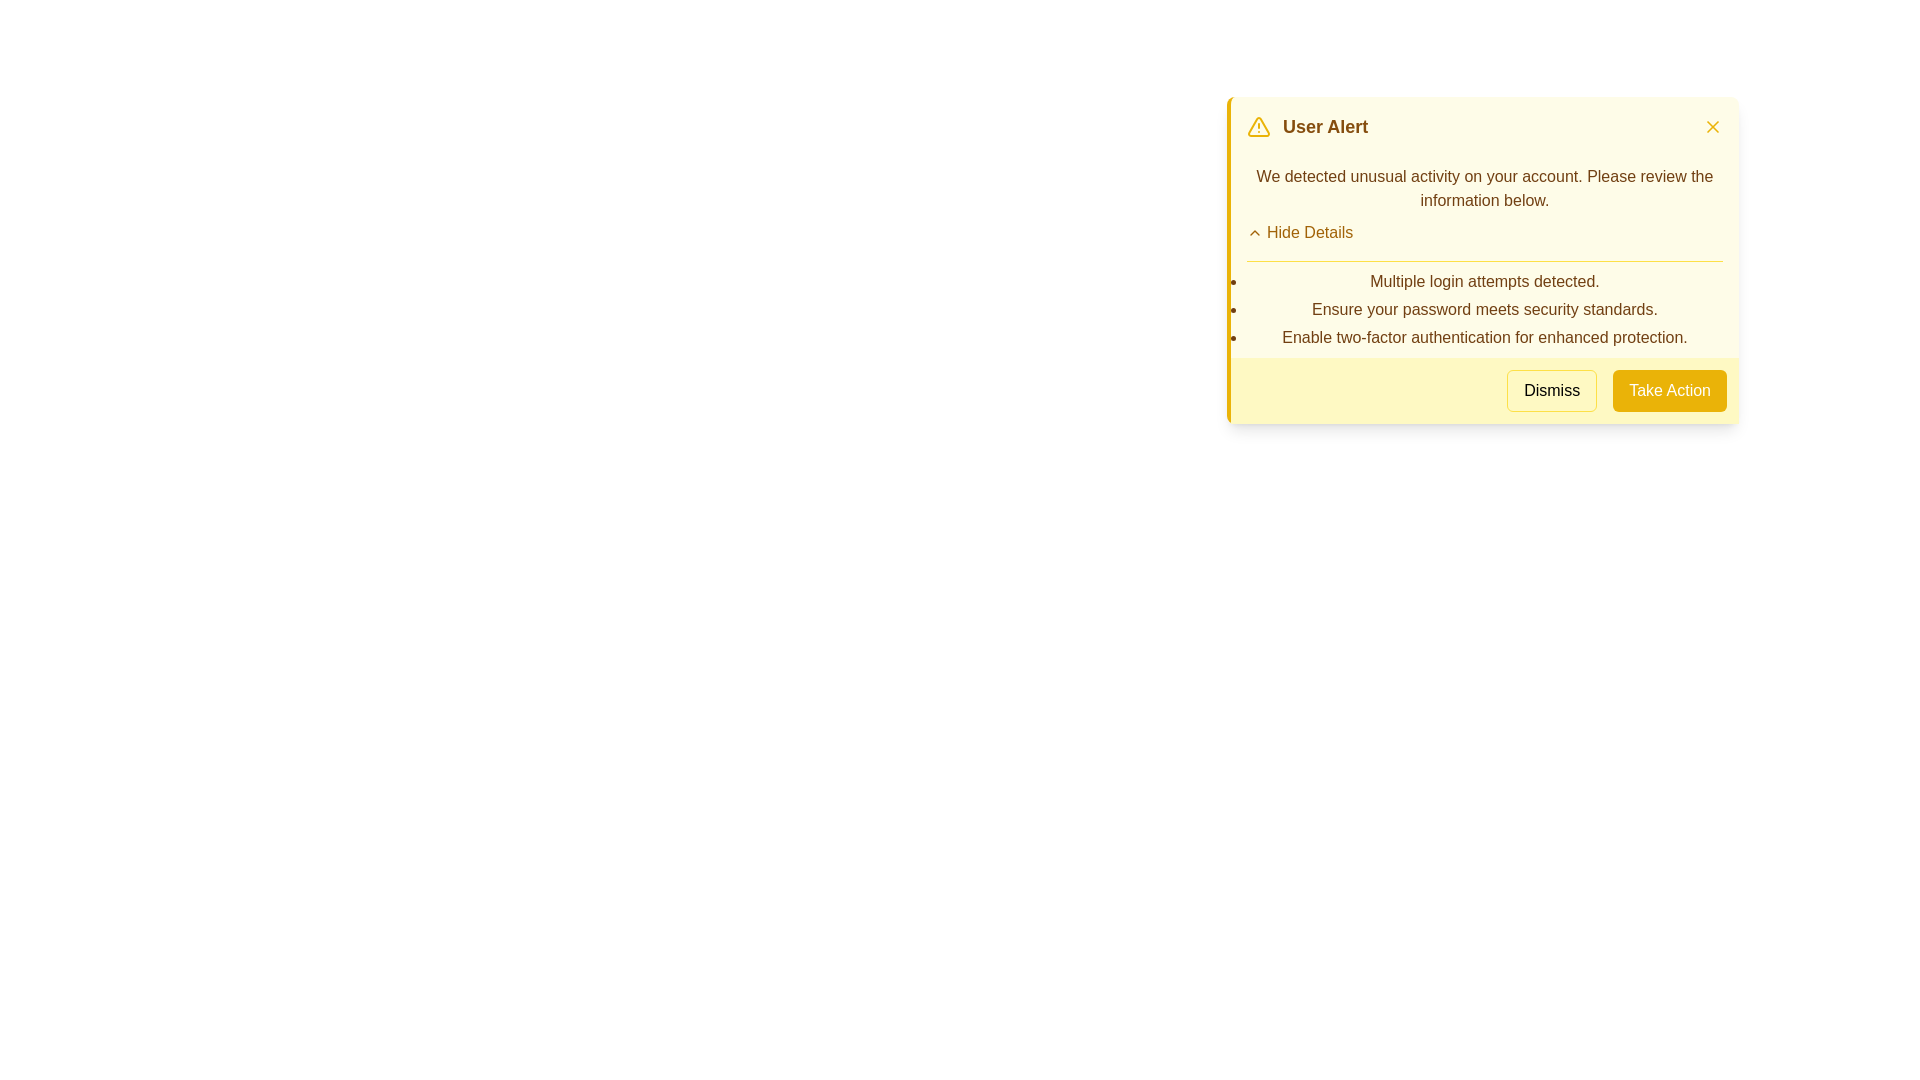  What do you see at coordinates (1310, 231) in the screenshot?
I see `the 'Hide Details' text label, which is styled in a brownish font and located in the top section of the alert dialog box, near a downward-pointing chevron icon` at bounding box center [1310, 231].